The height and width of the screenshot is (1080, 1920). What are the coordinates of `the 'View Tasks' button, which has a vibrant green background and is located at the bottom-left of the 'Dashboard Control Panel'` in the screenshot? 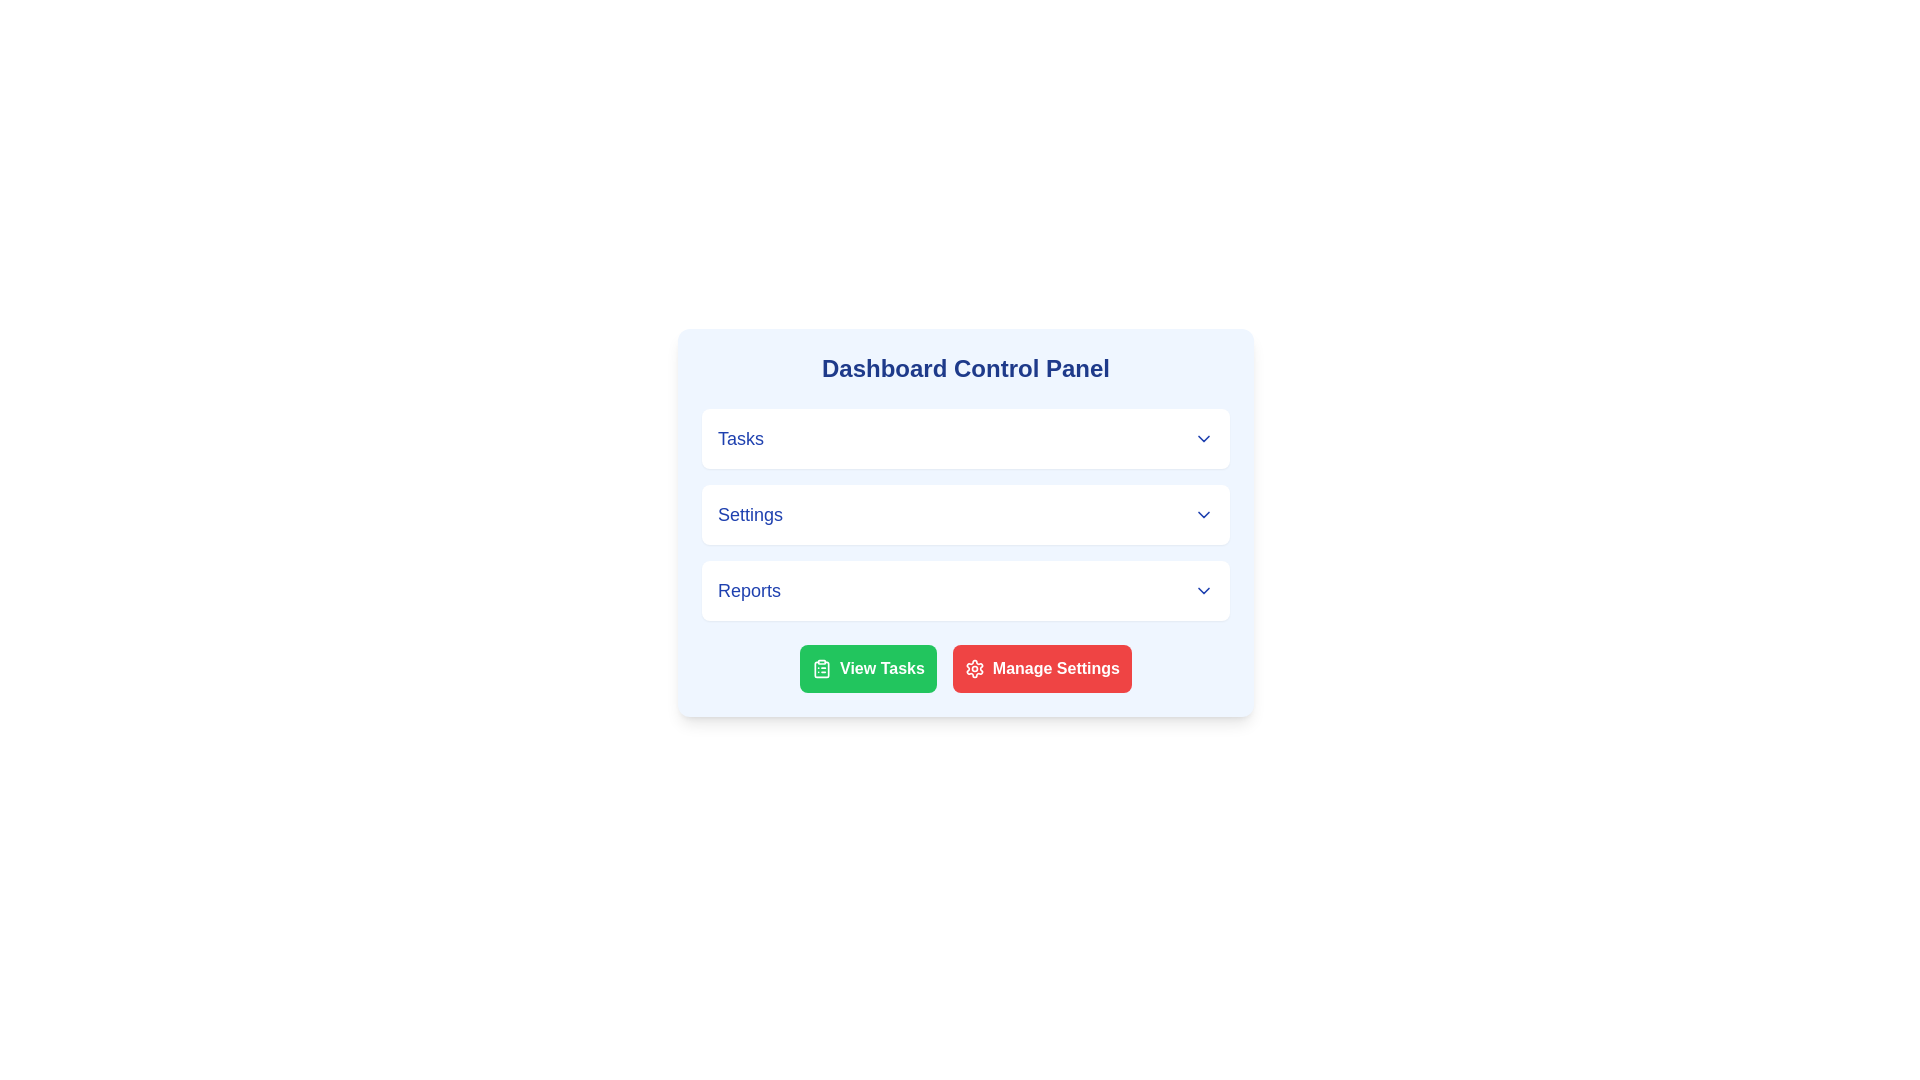 It's located at (868, 668).